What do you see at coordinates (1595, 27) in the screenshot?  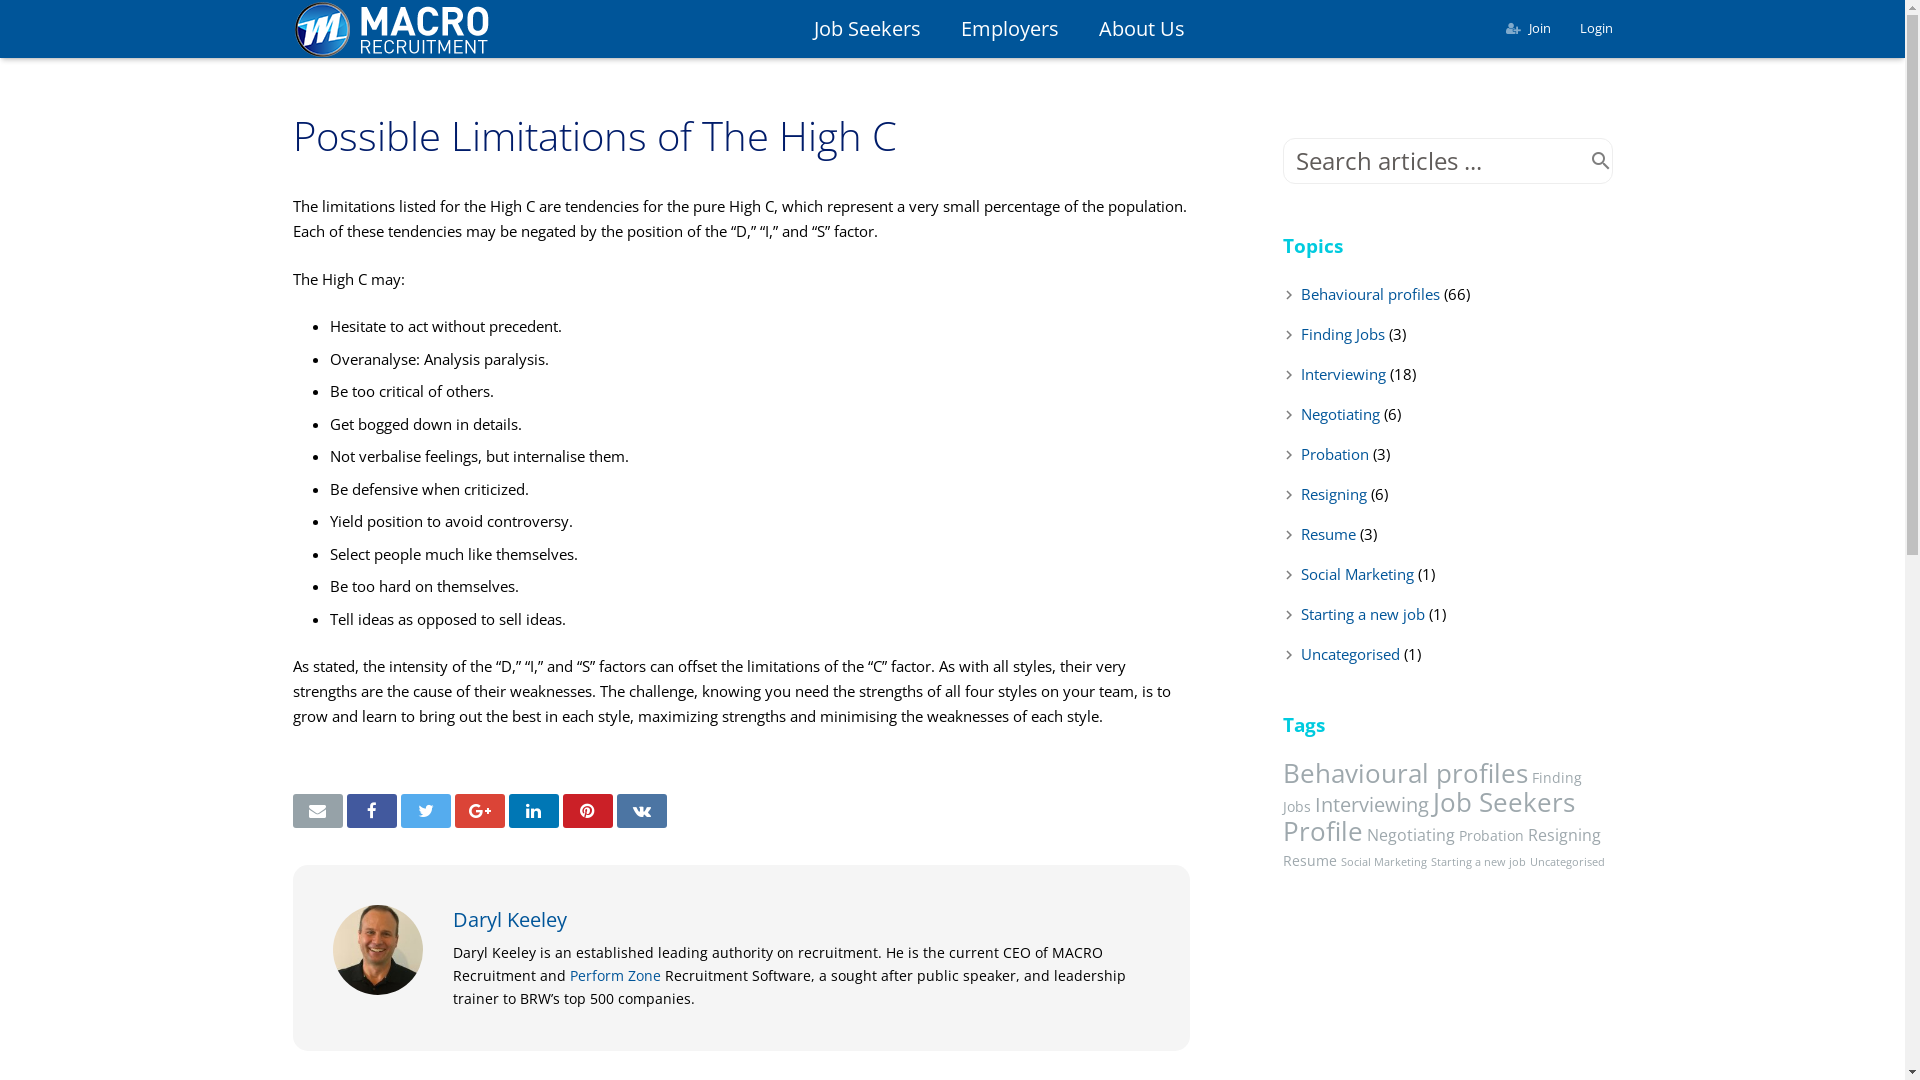 I see `'Login'` at bounding box center [1595, 27].